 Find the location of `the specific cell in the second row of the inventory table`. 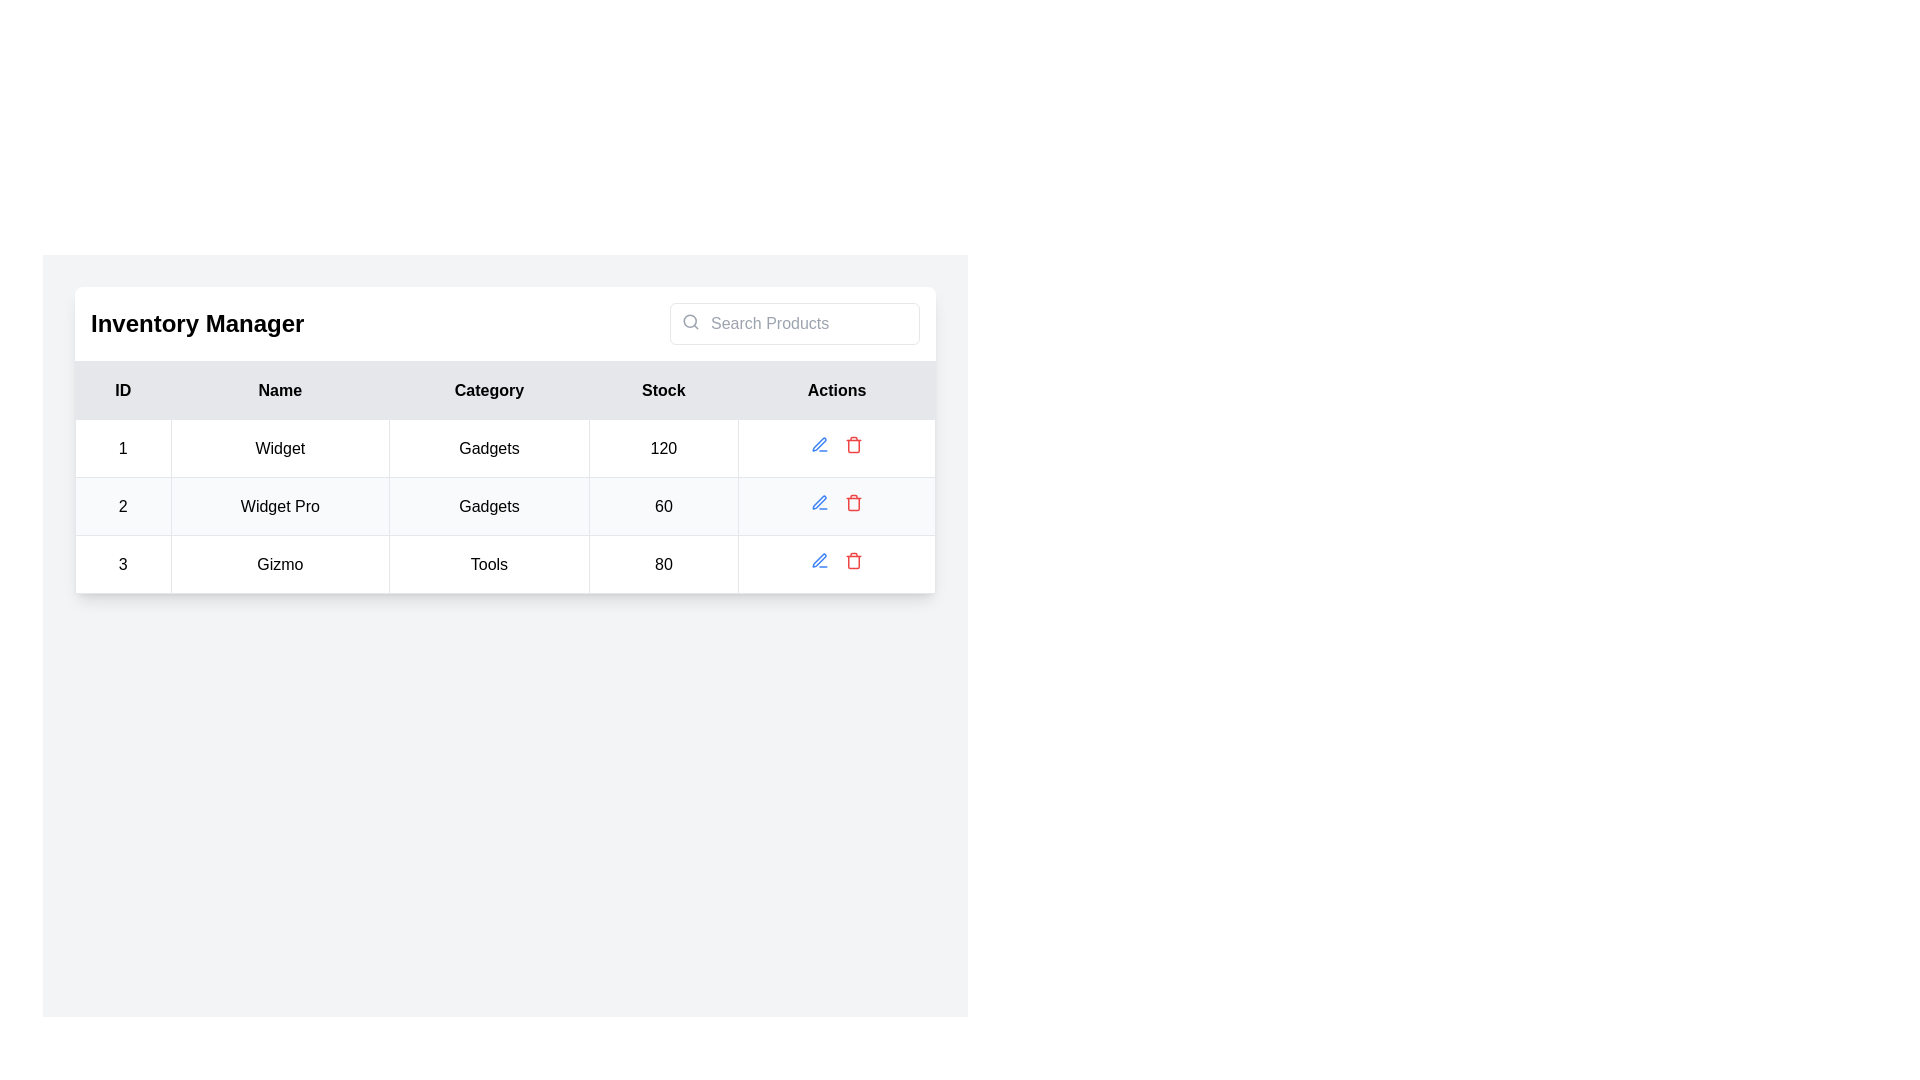

the specific cell in the second row of the inventory table is located at coordinates (505, 505).